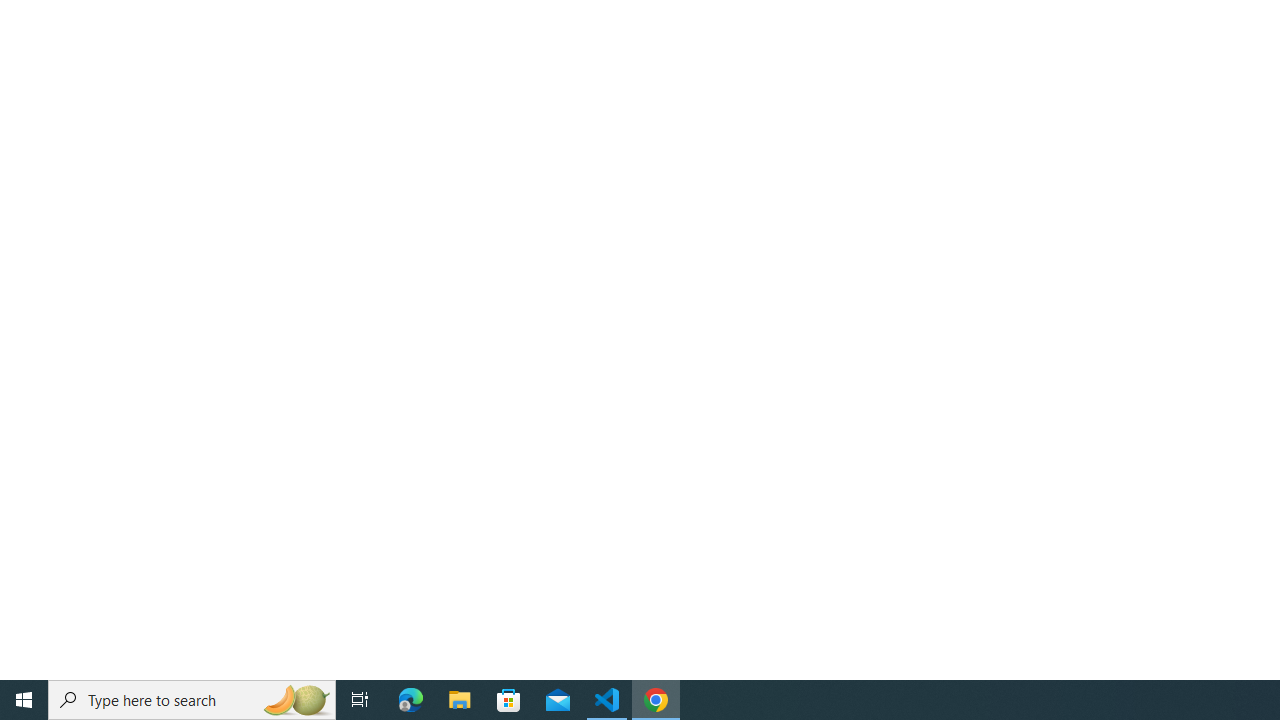  I want to click on 'Start', so click(24, 698).